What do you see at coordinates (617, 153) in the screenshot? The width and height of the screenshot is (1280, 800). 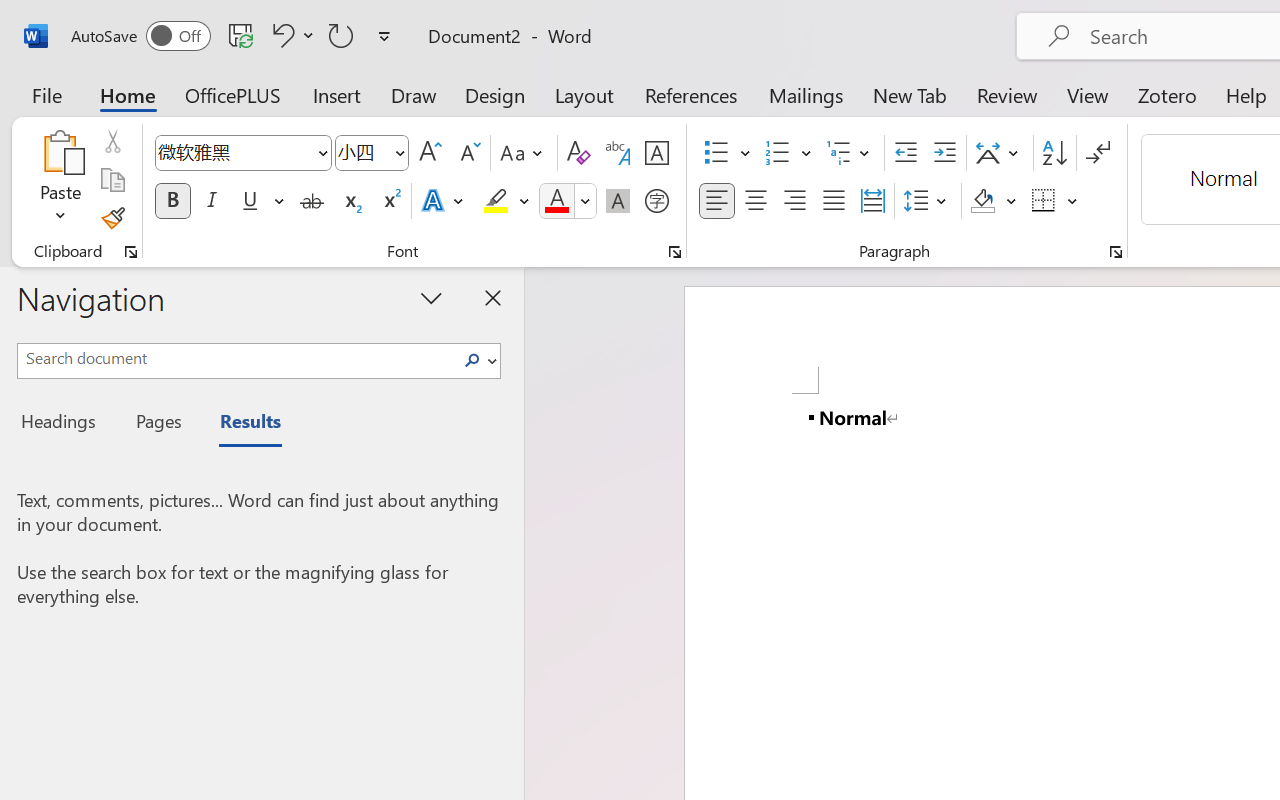 I see `'Phonetic Guide...'` at bounding box center [617, 153].